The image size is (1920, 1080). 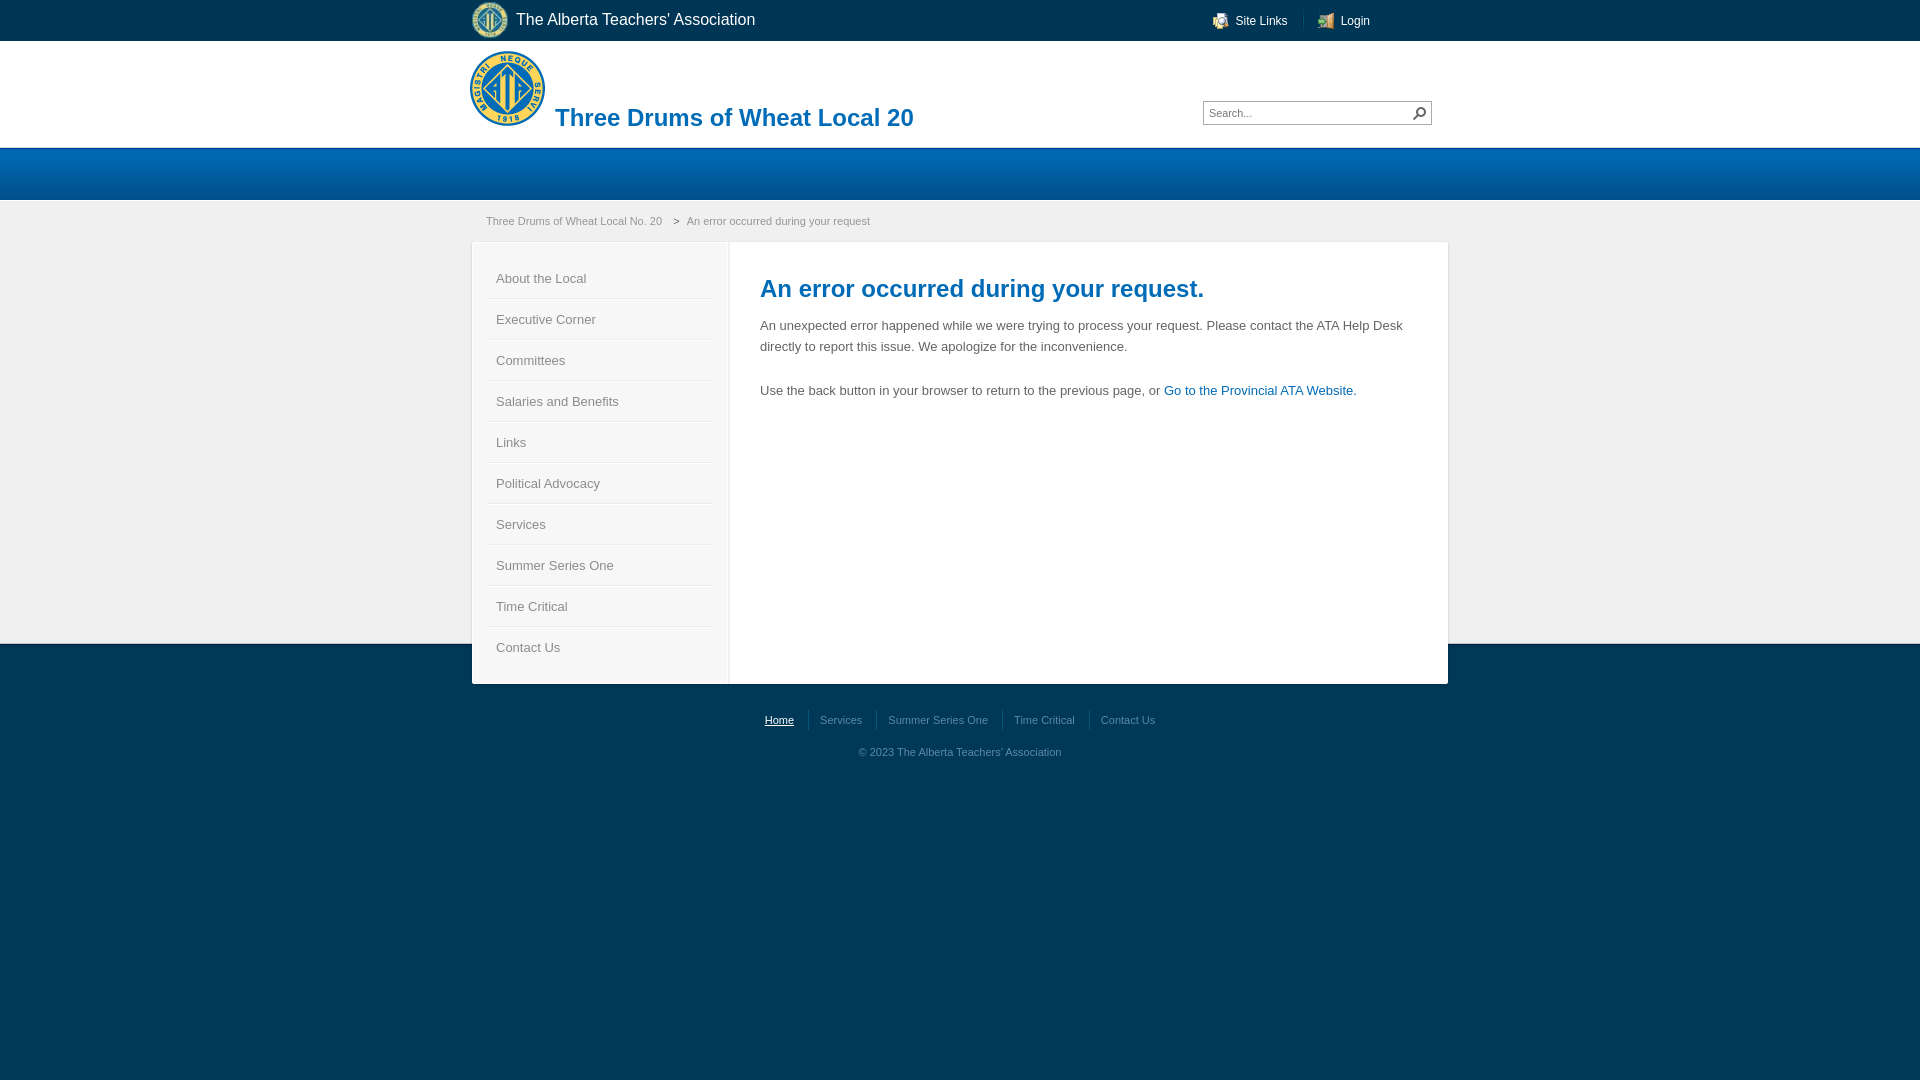 I want to click on 'Time Critical', so click(x=488, y=604).